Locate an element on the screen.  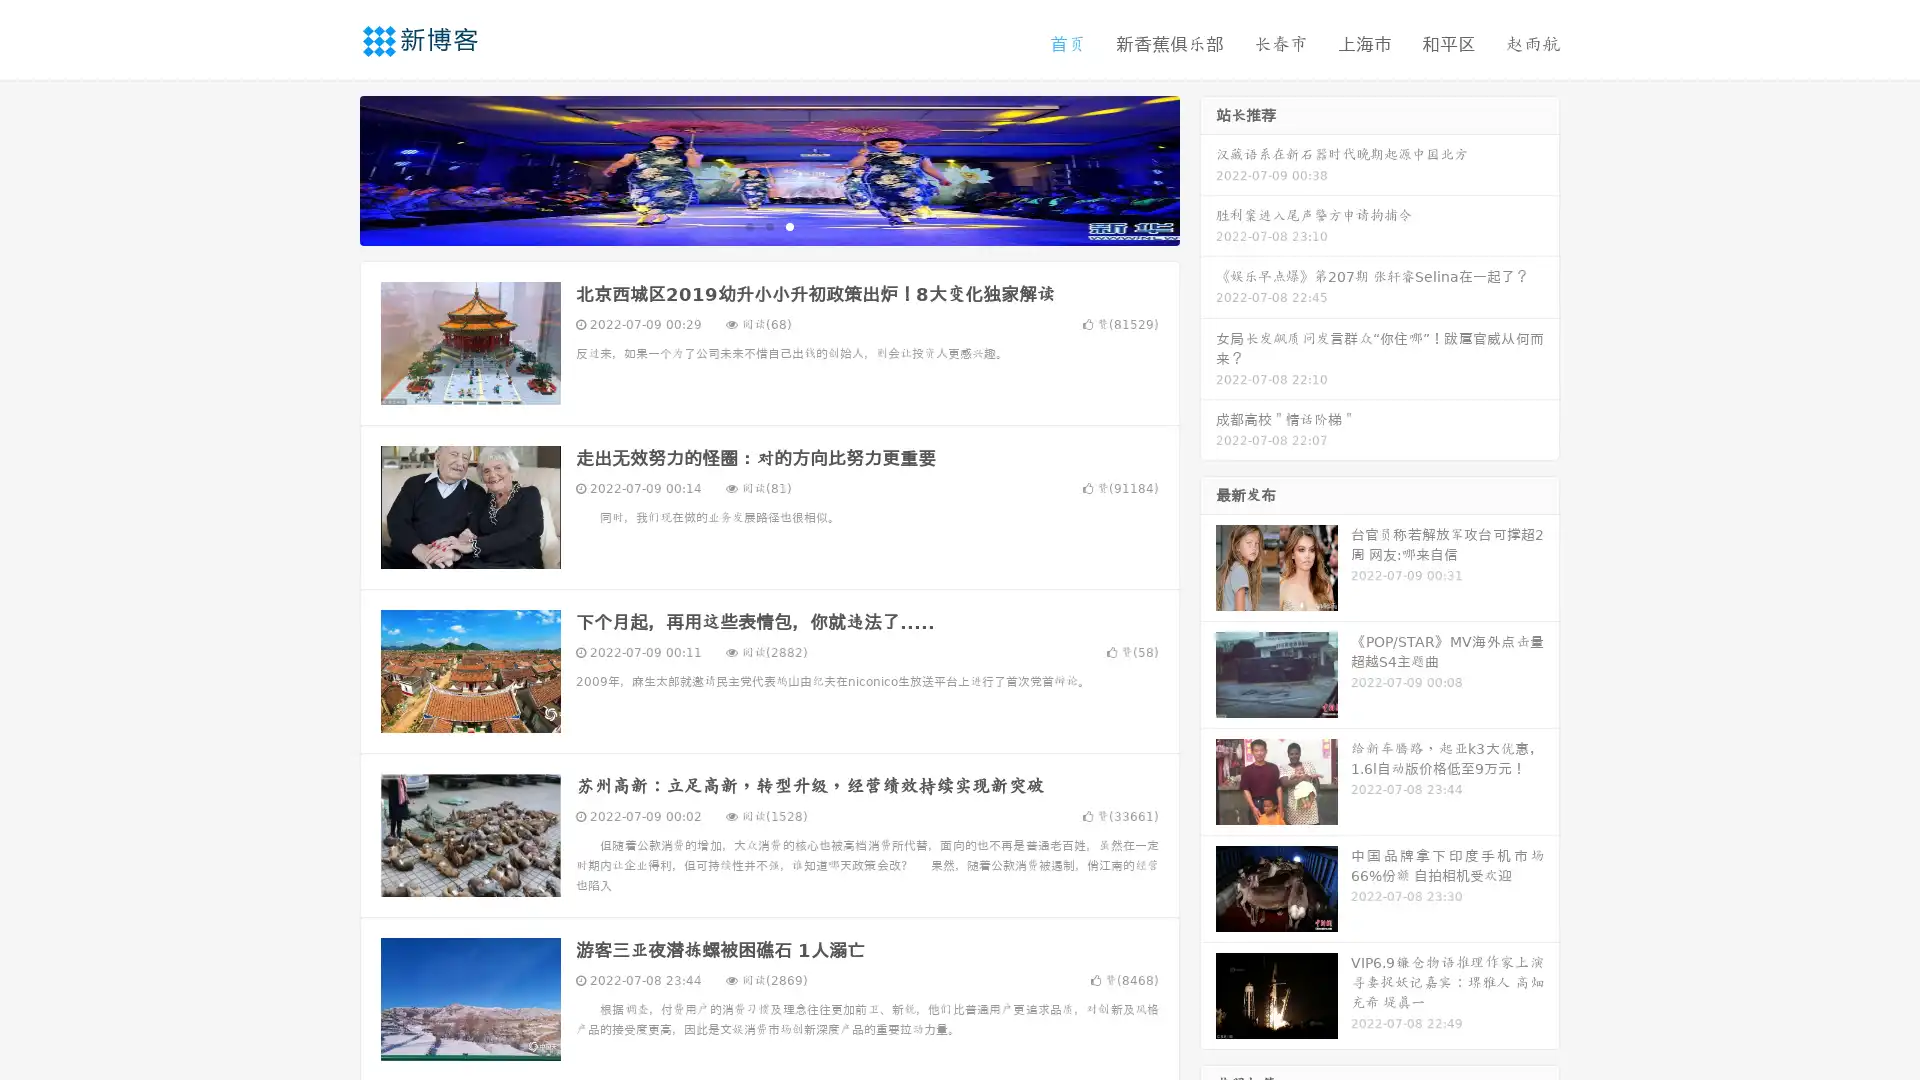
Go to slide 2 is located at coordinates (768, 225).